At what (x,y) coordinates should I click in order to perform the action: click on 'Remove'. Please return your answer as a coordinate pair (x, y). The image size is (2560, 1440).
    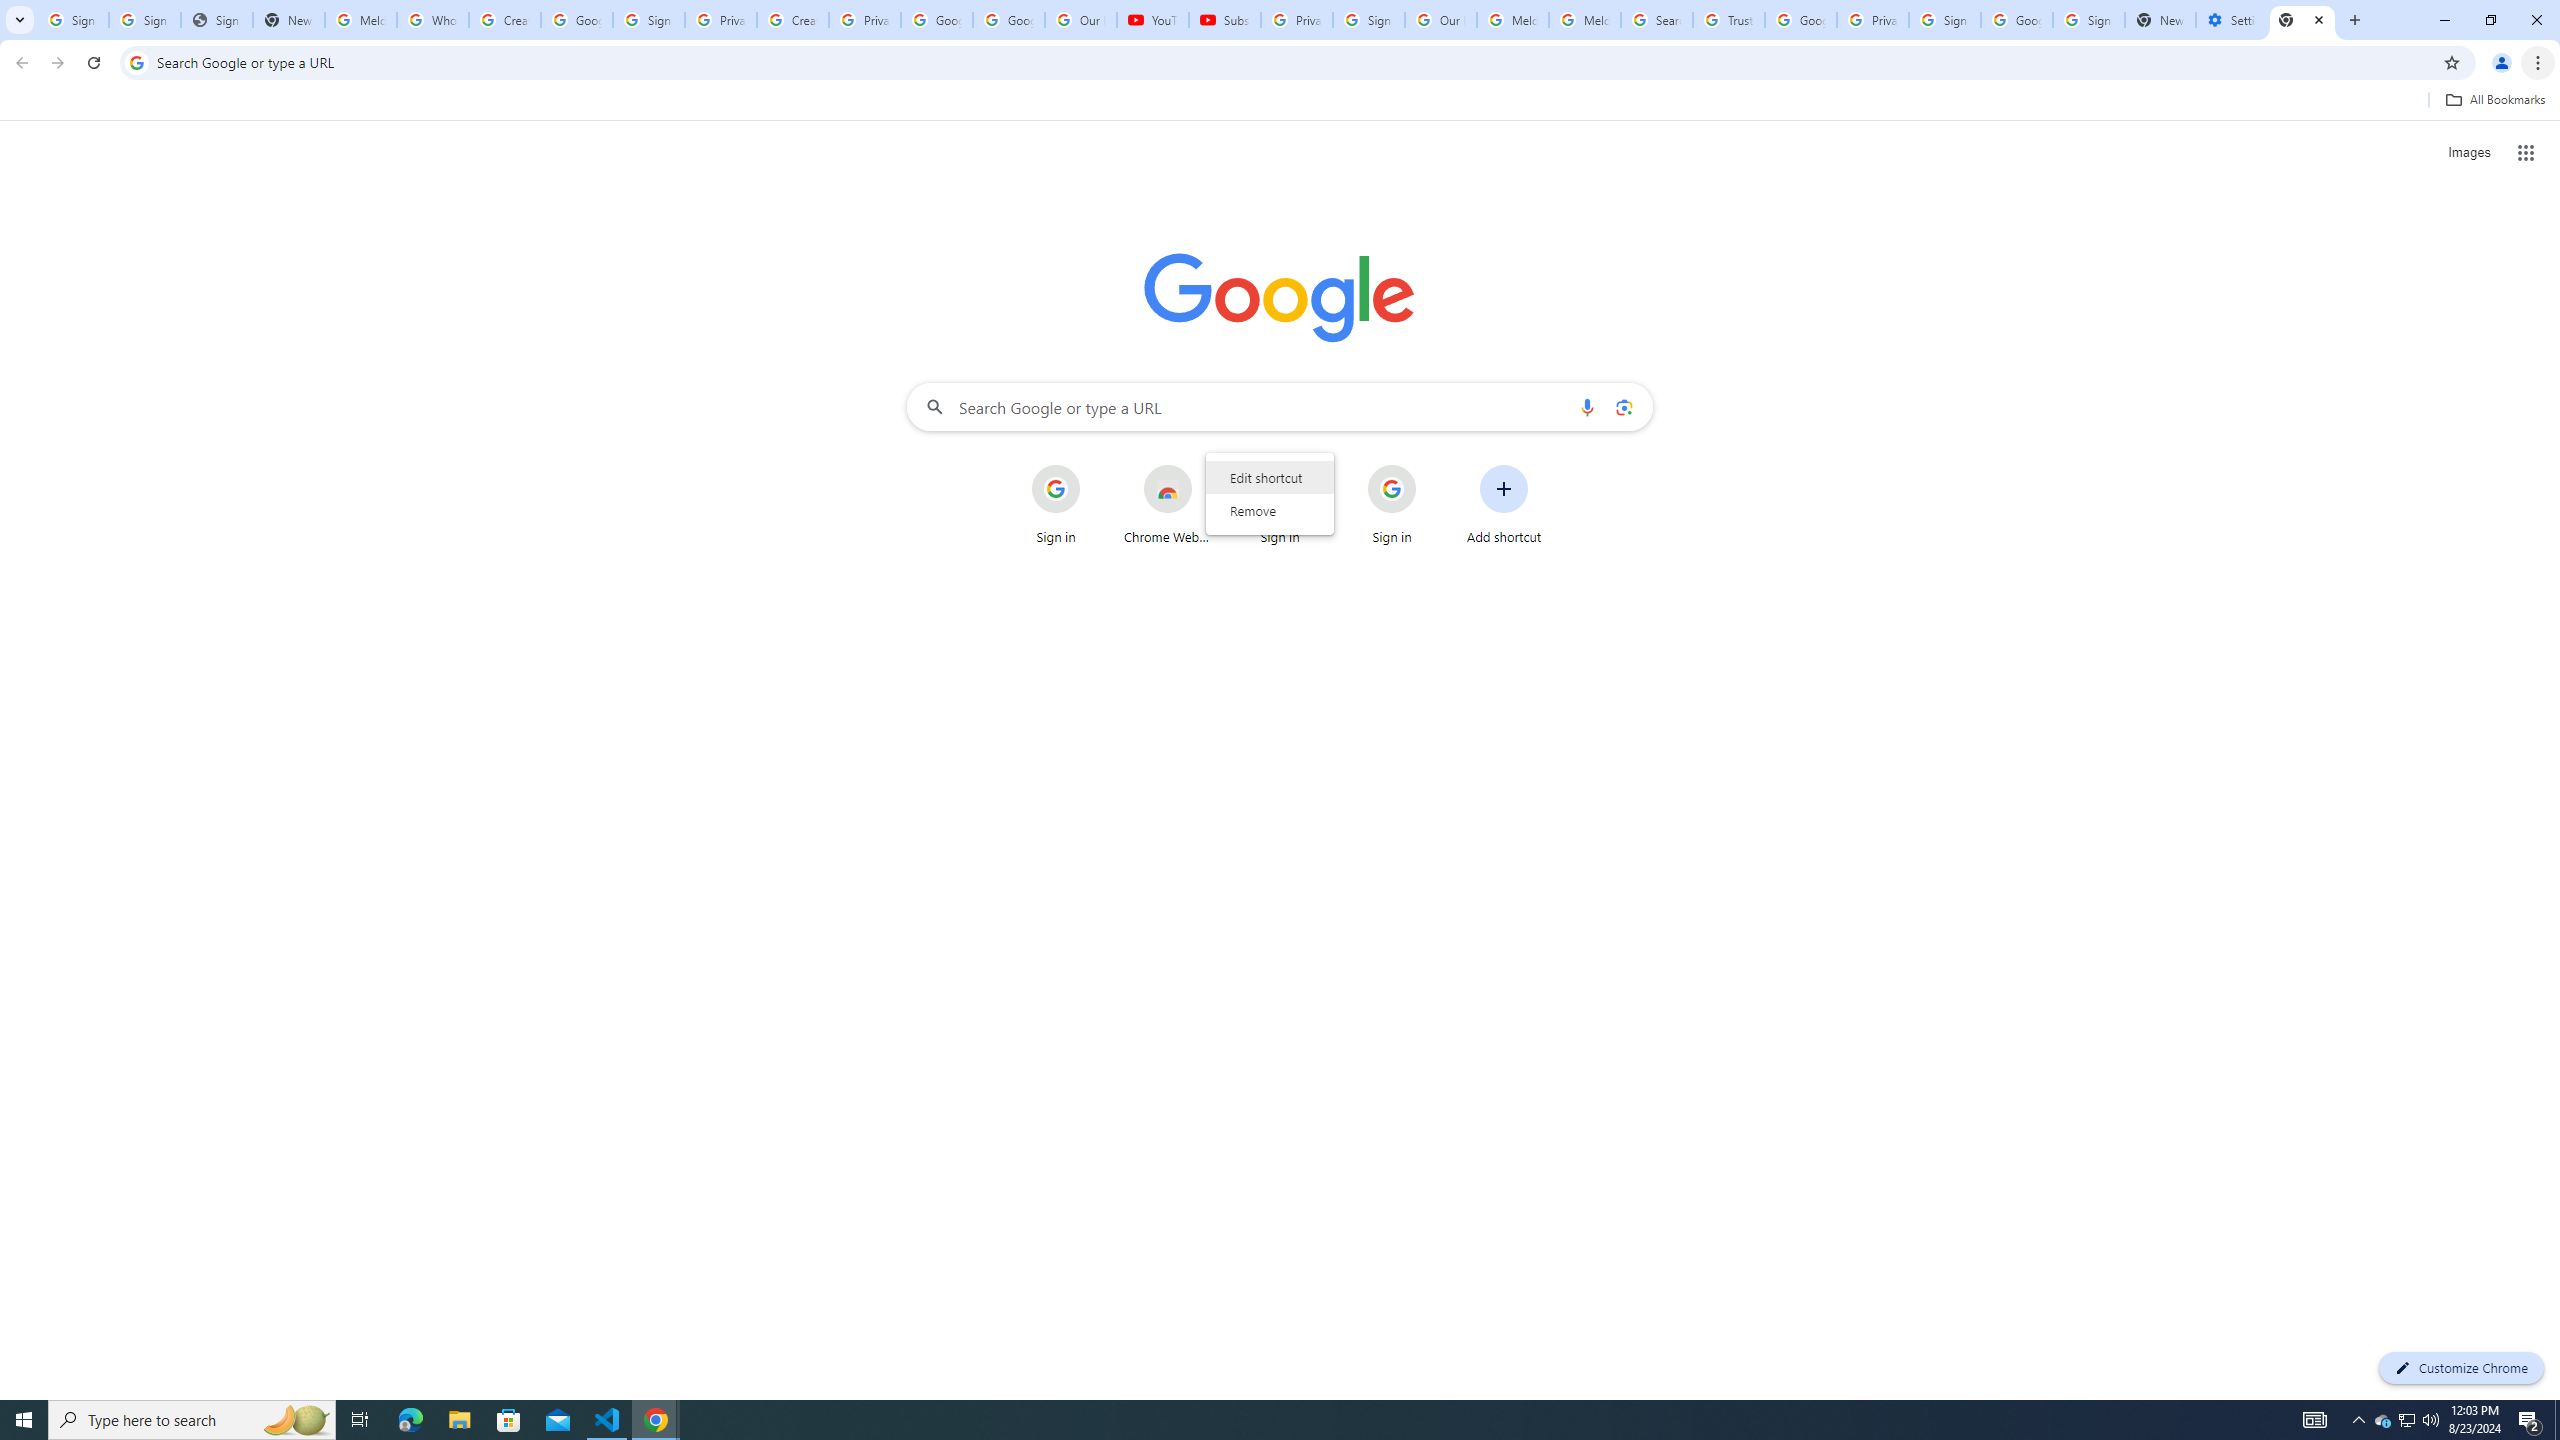
    Looking at the image, I should click on (1268, 509).